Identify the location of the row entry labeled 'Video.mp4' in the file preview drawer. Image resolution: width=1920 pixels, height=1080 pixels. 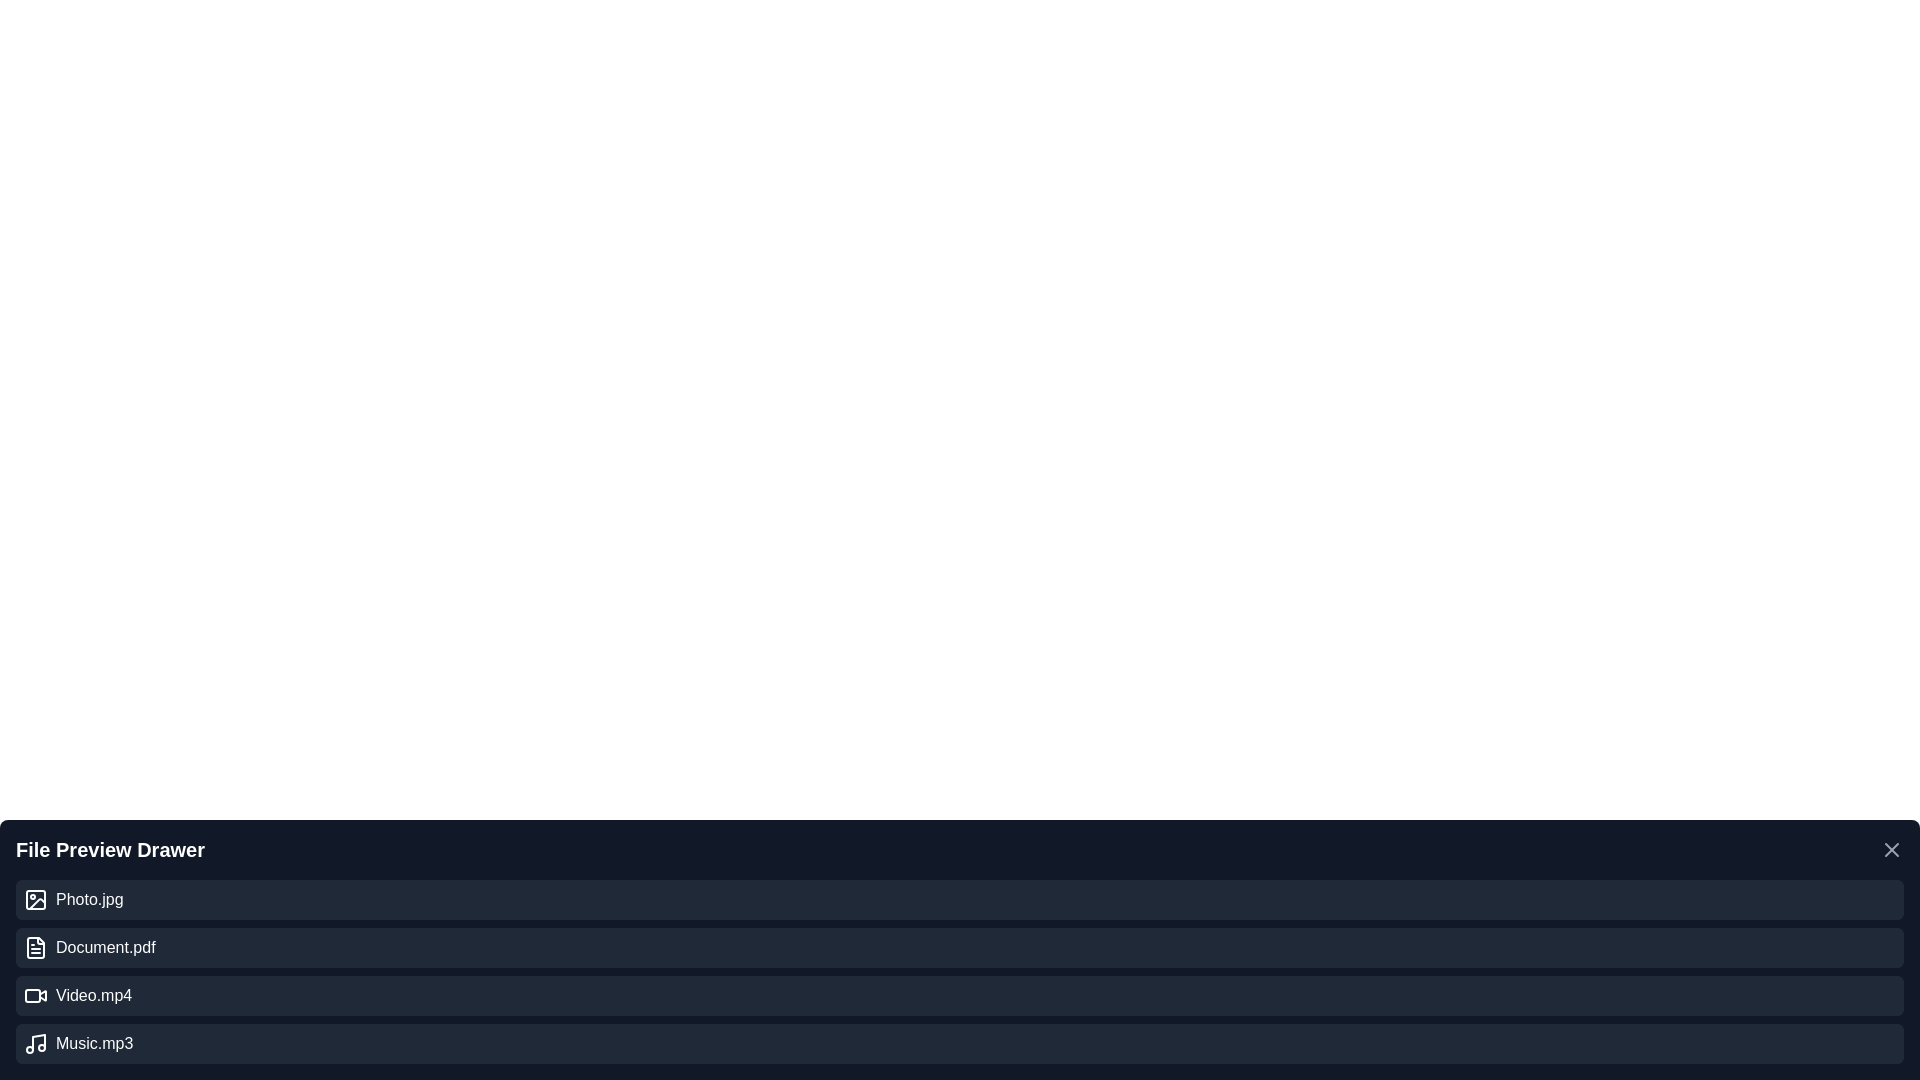
(960, 995).